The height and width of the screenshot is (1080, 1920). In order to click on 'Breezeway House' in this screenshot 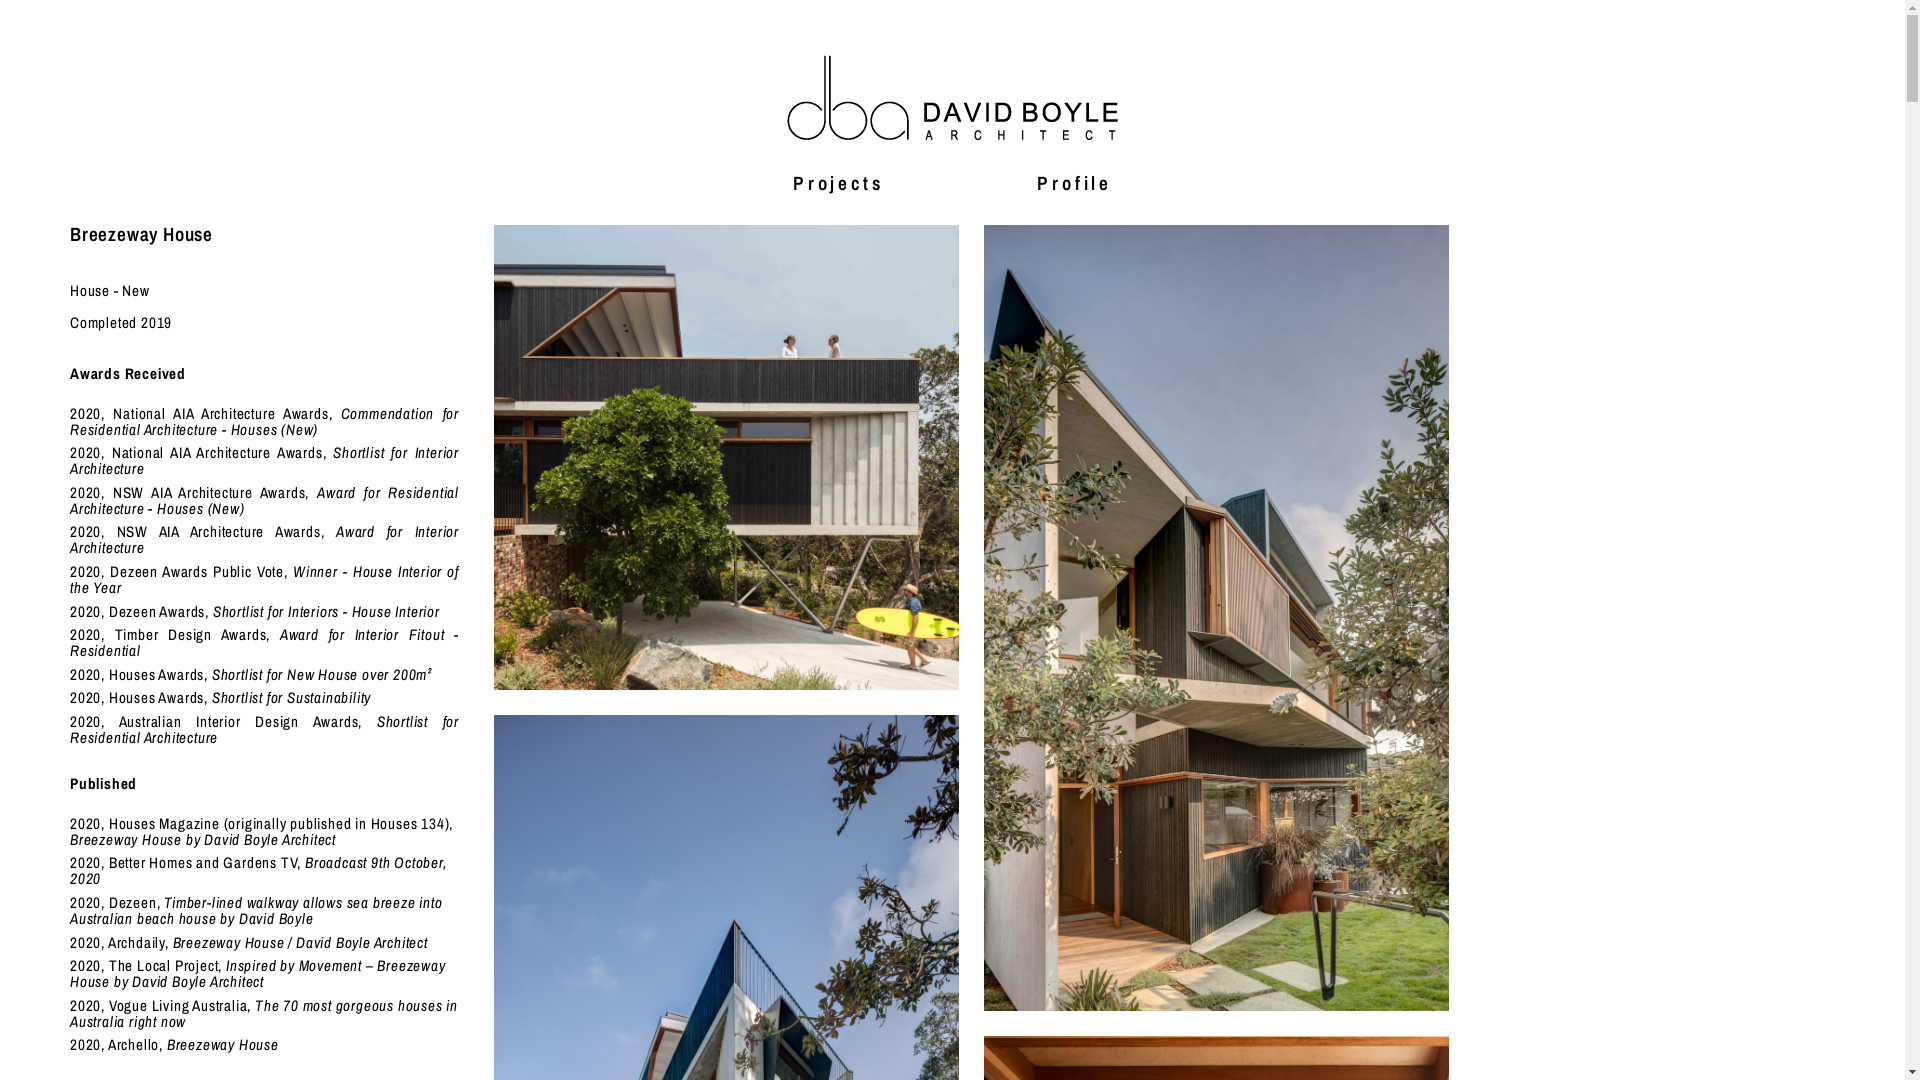, I will do `click(725, 457)`.